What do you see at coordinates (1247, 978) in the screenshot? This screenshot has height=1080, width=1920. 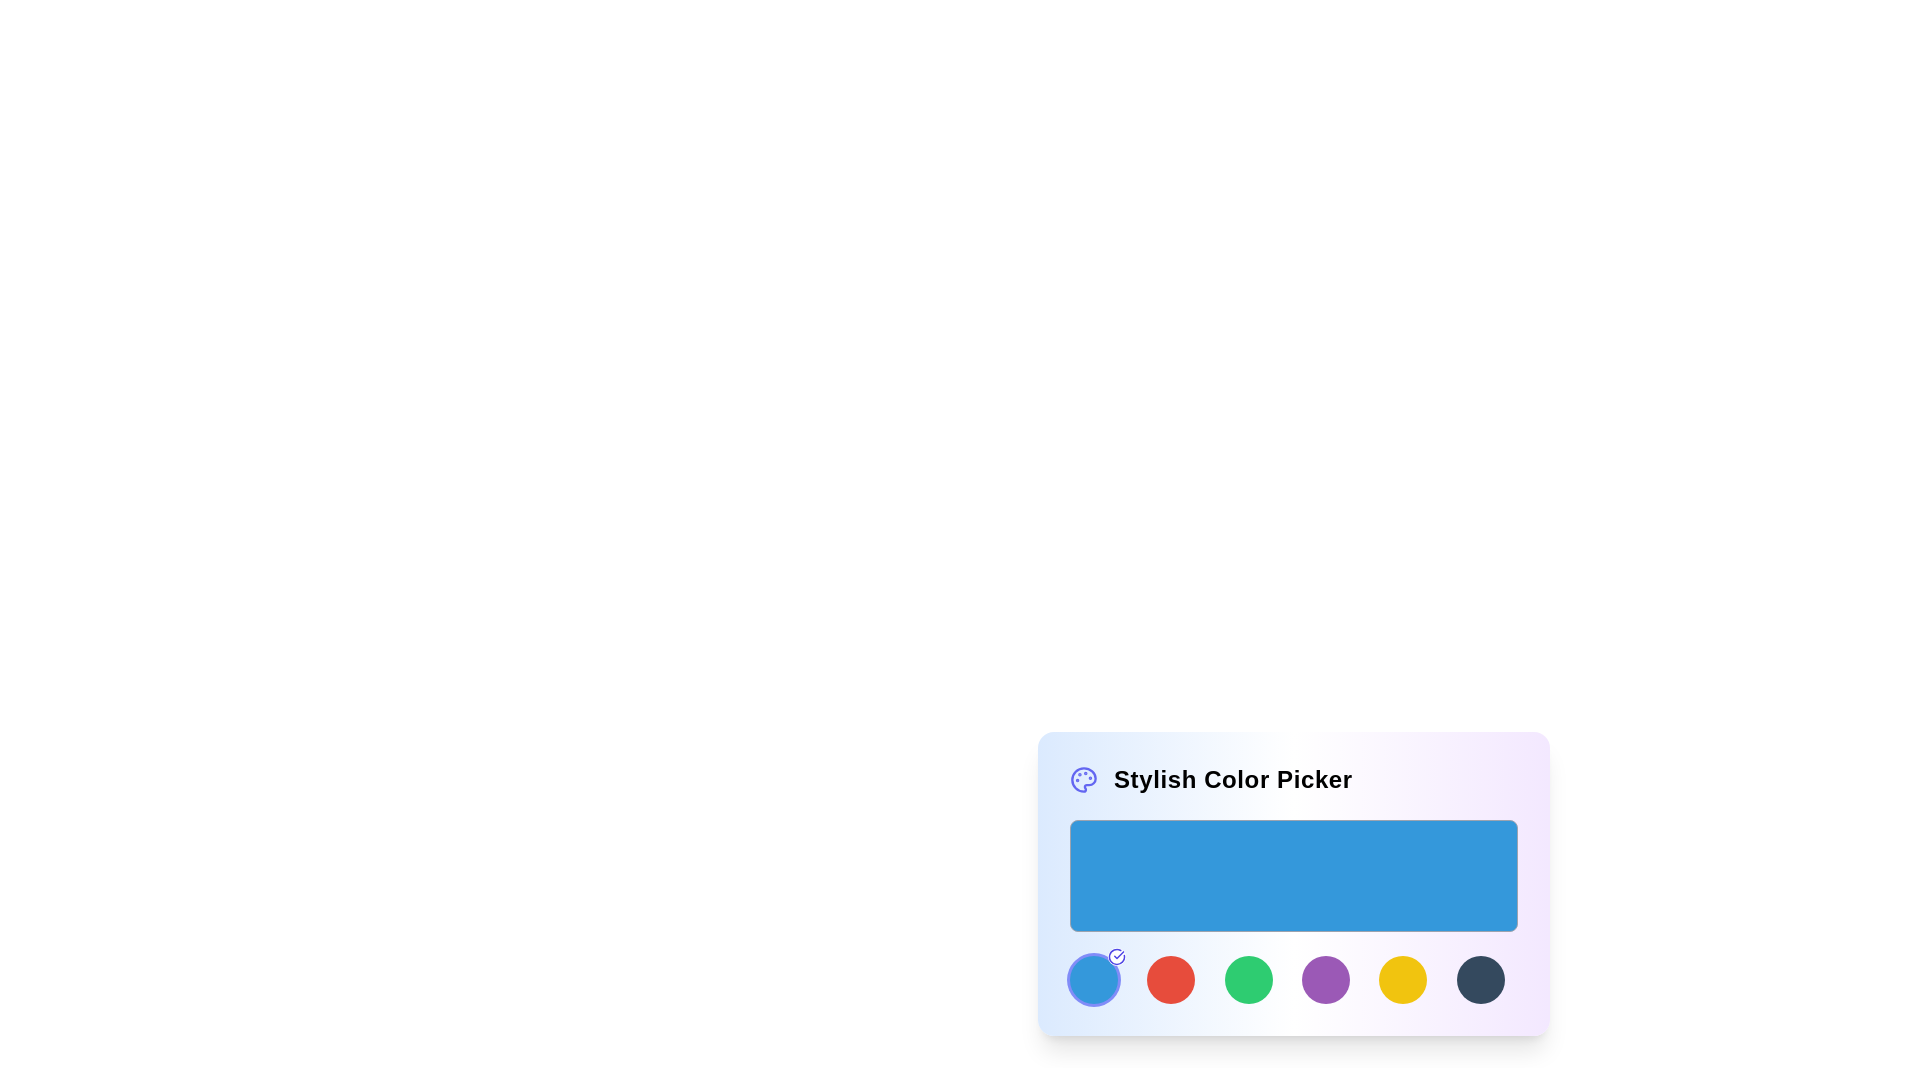 I see `the fourth circular button with a green background in the grid layout` at bounding box center [1247, 978].